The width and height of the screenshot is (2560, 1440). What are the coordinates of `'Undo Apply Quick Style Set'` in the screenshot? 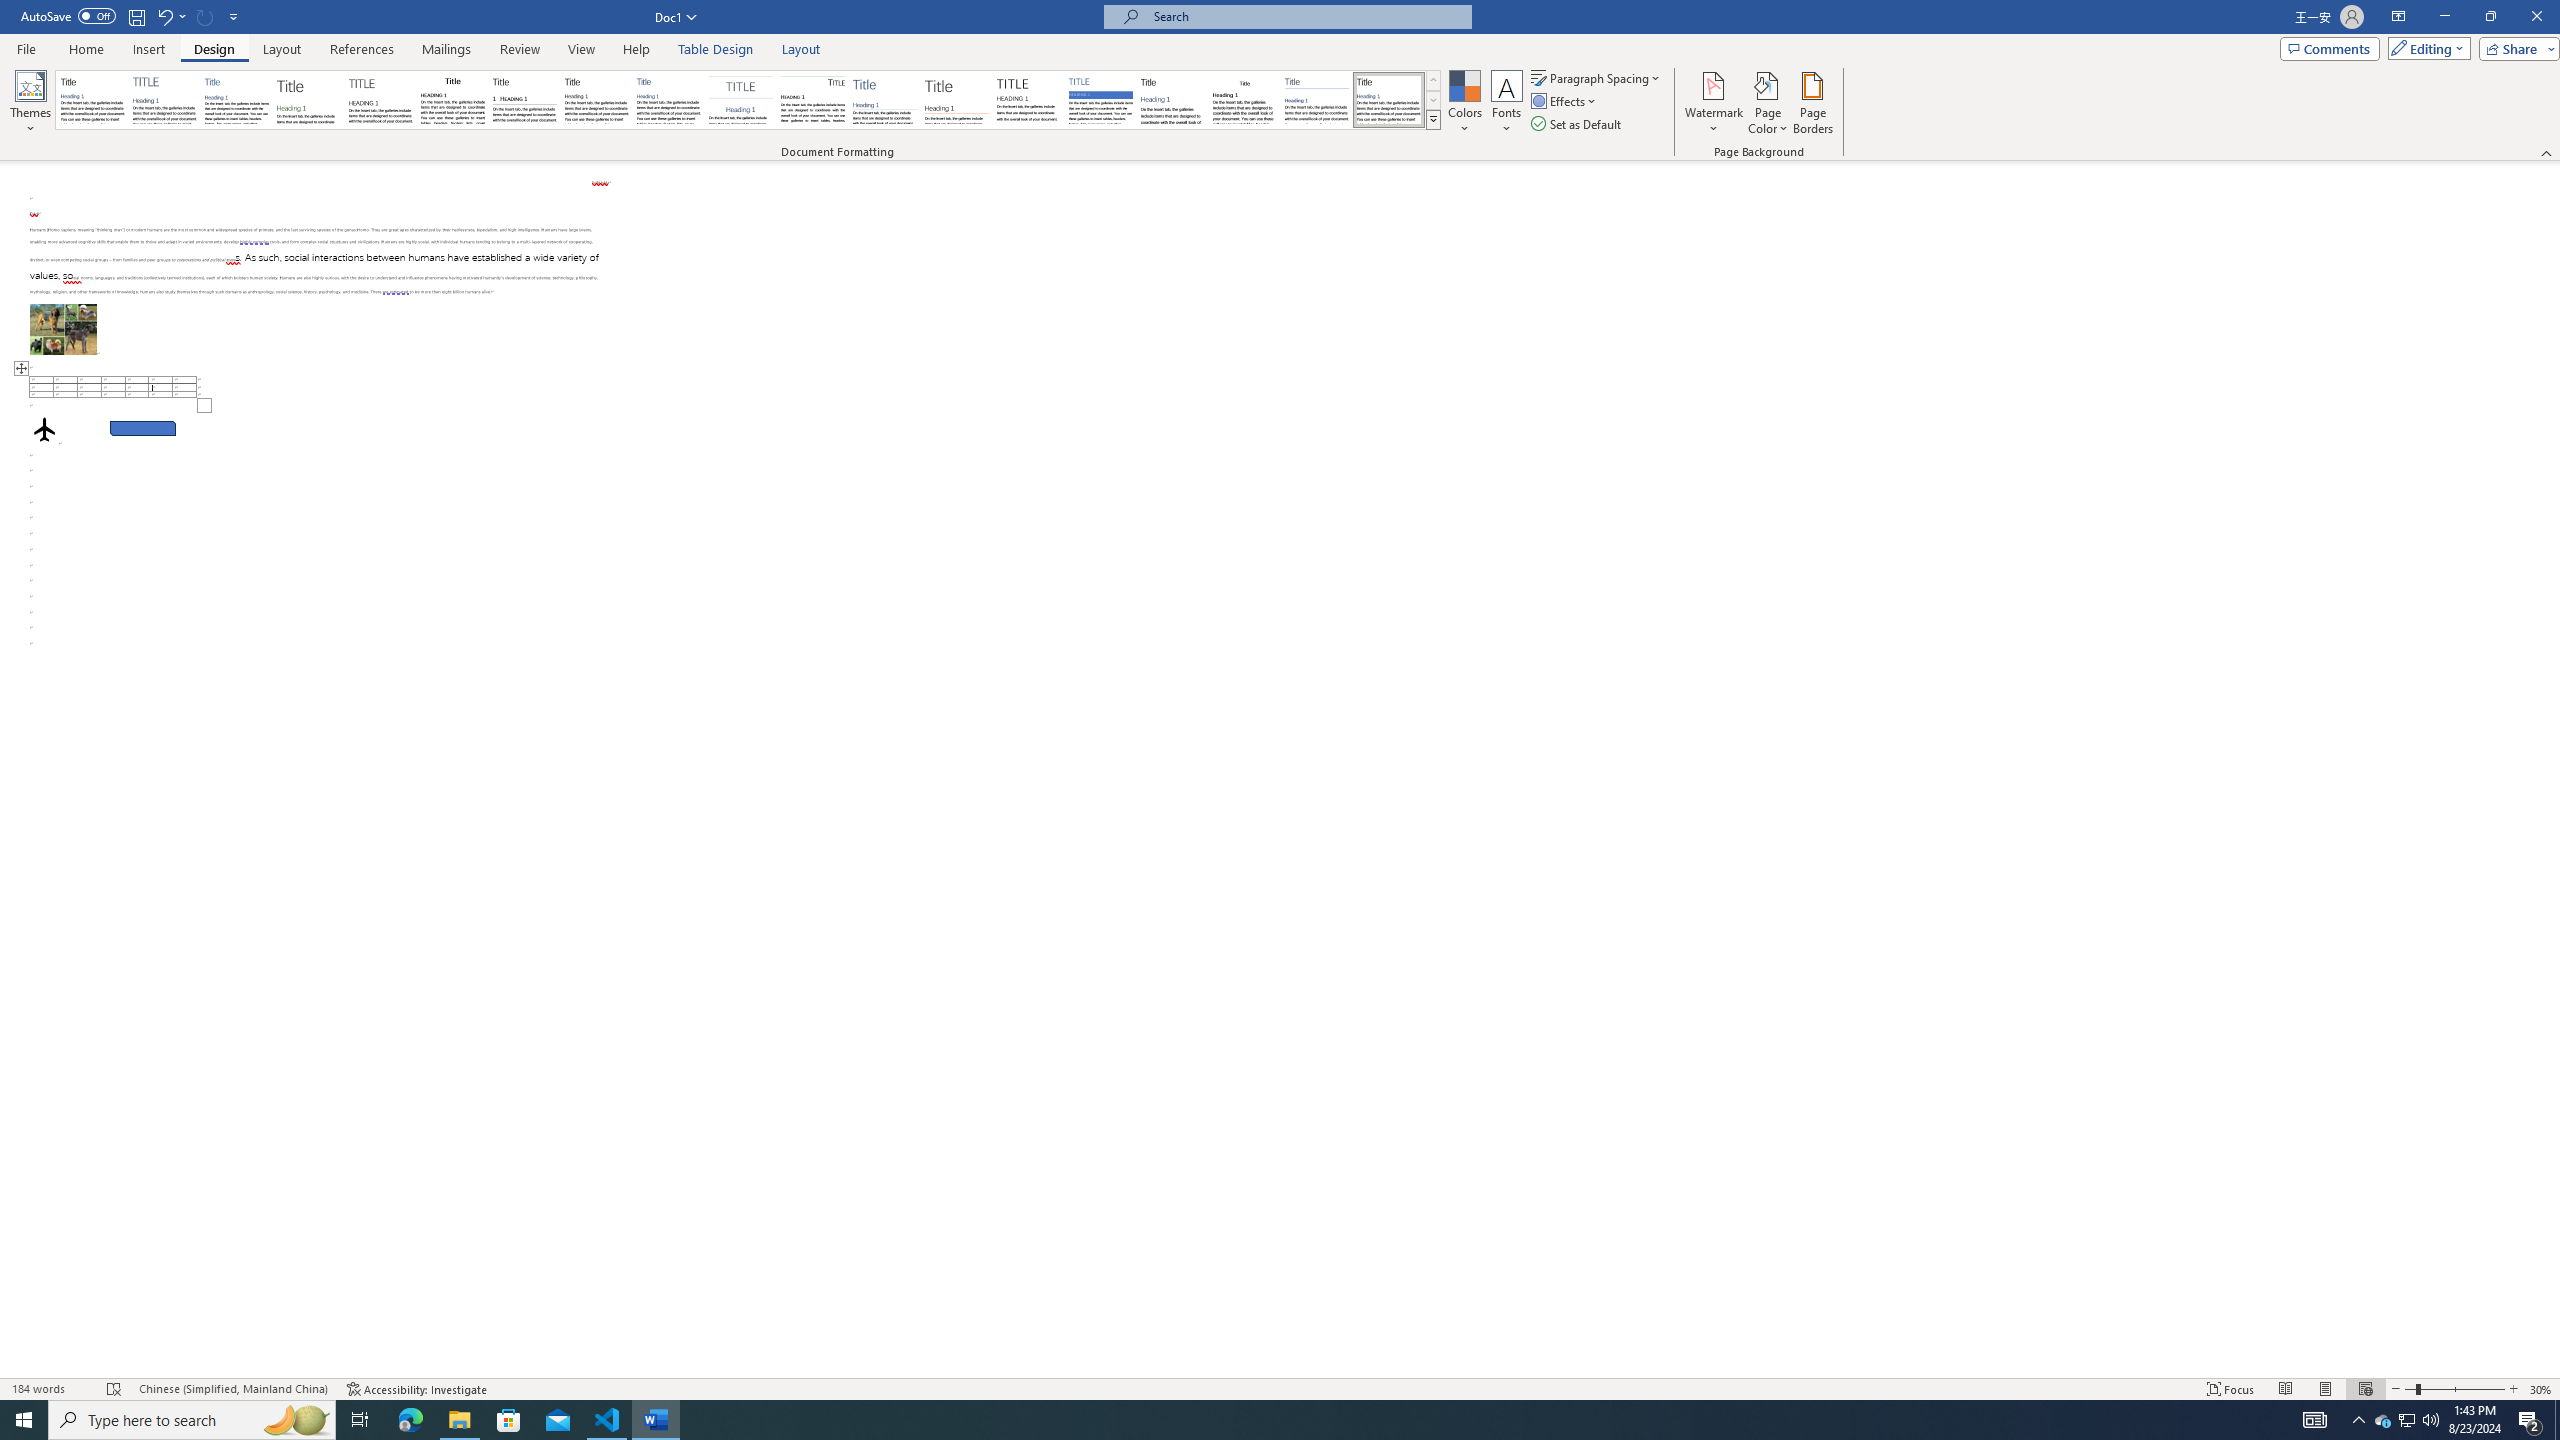 It's located at (170, 15).